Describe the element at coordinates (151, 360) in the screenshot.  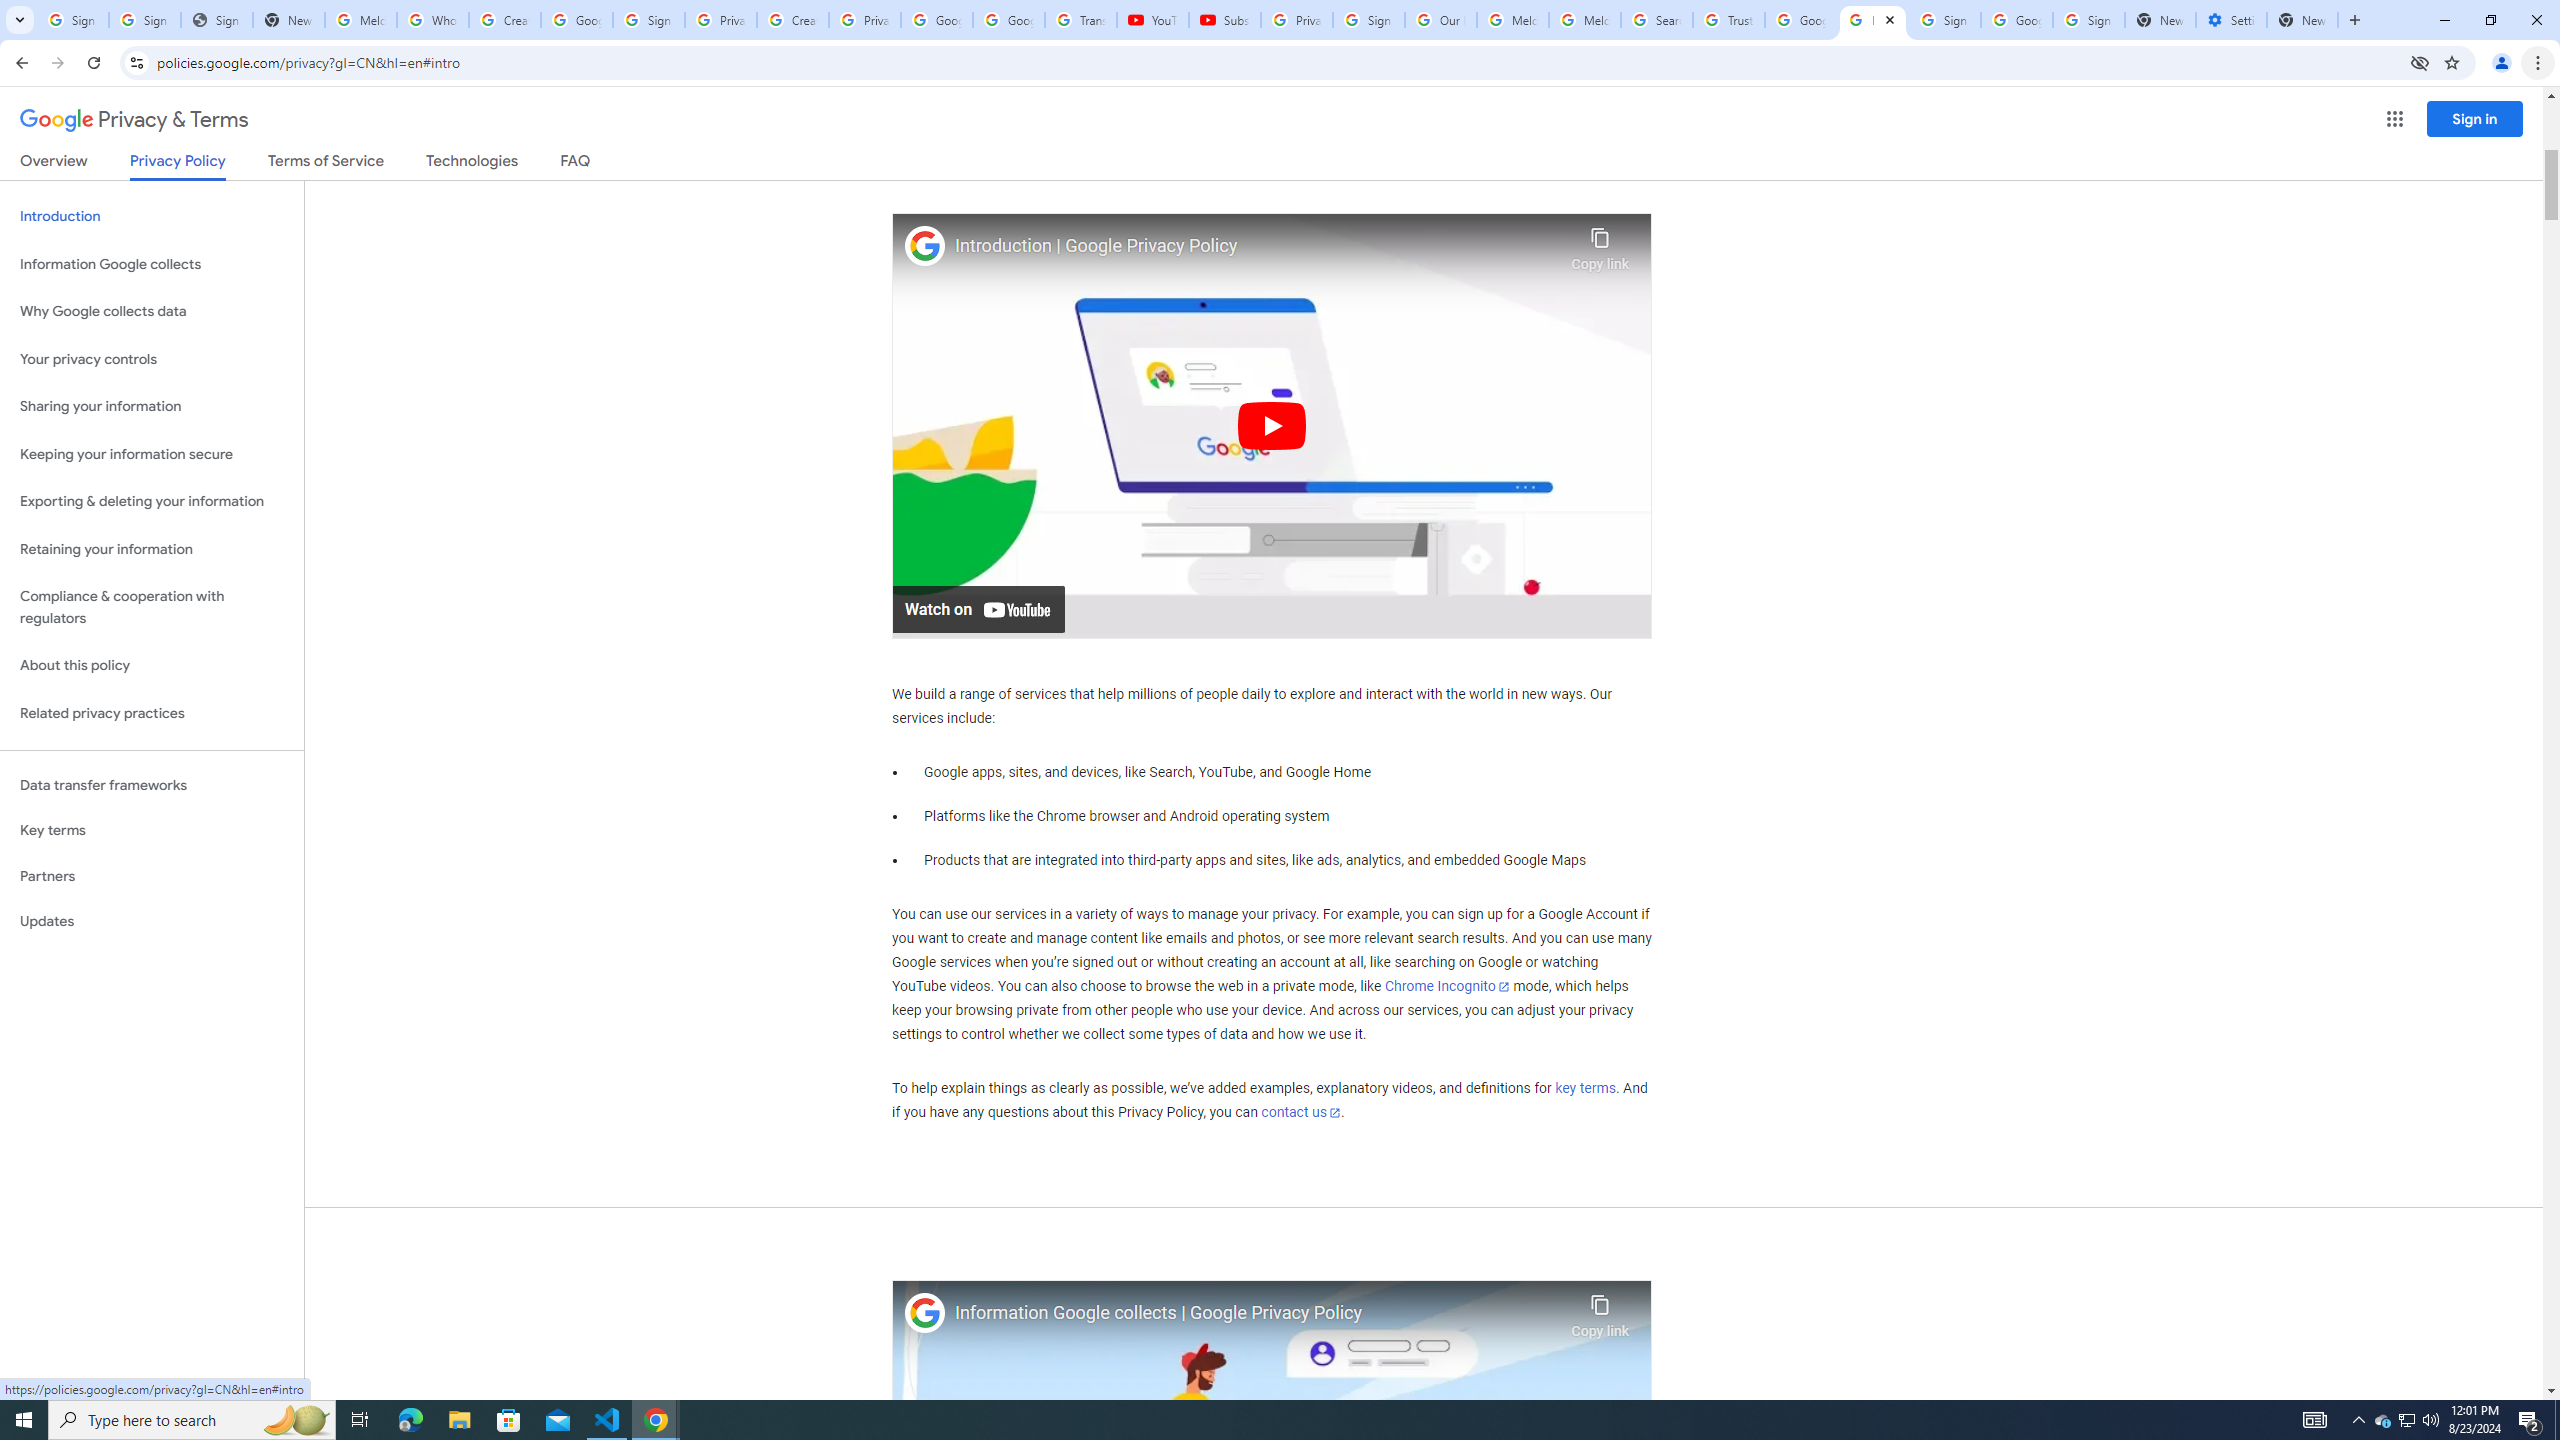
I see `'Your privacy controls'` at that location.